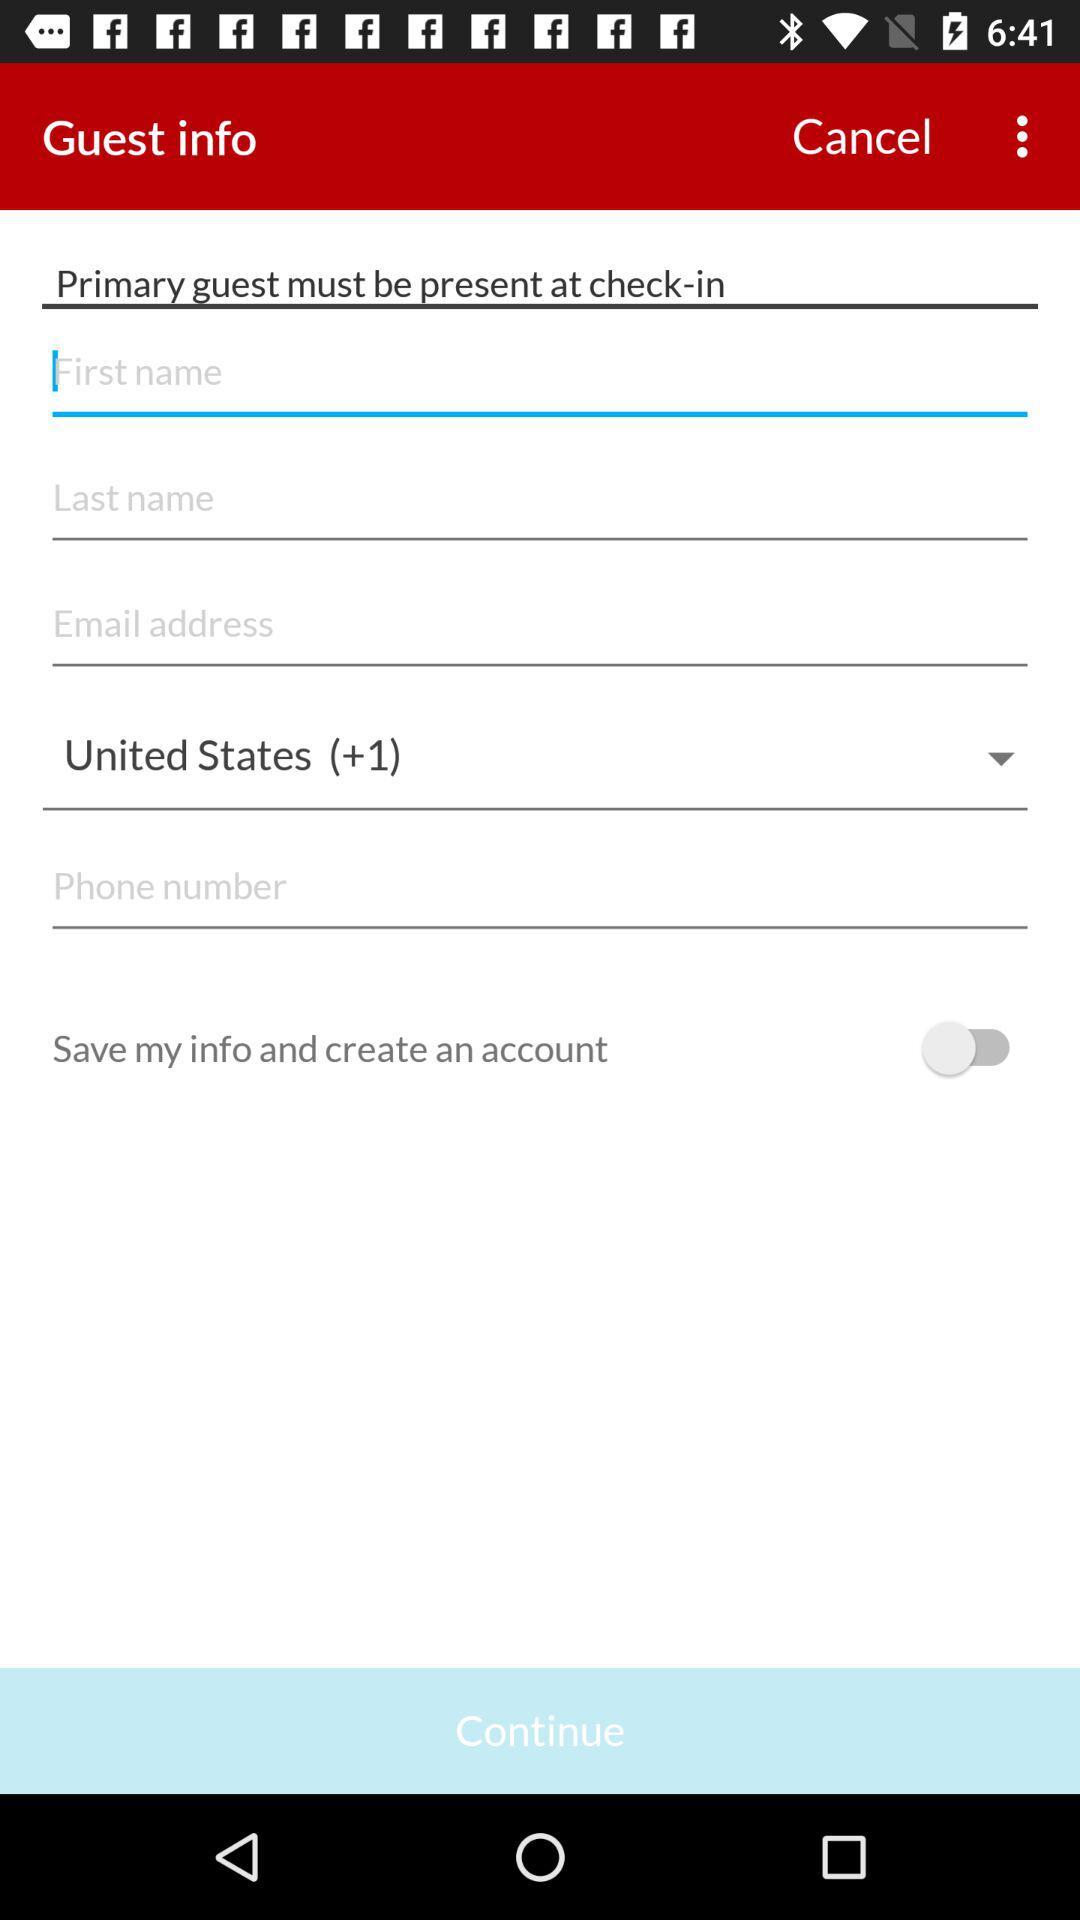 The image size is (1080, 1920). Describe the element at coordinates (540, 498) in the screenshot. I see `last name` at that location.